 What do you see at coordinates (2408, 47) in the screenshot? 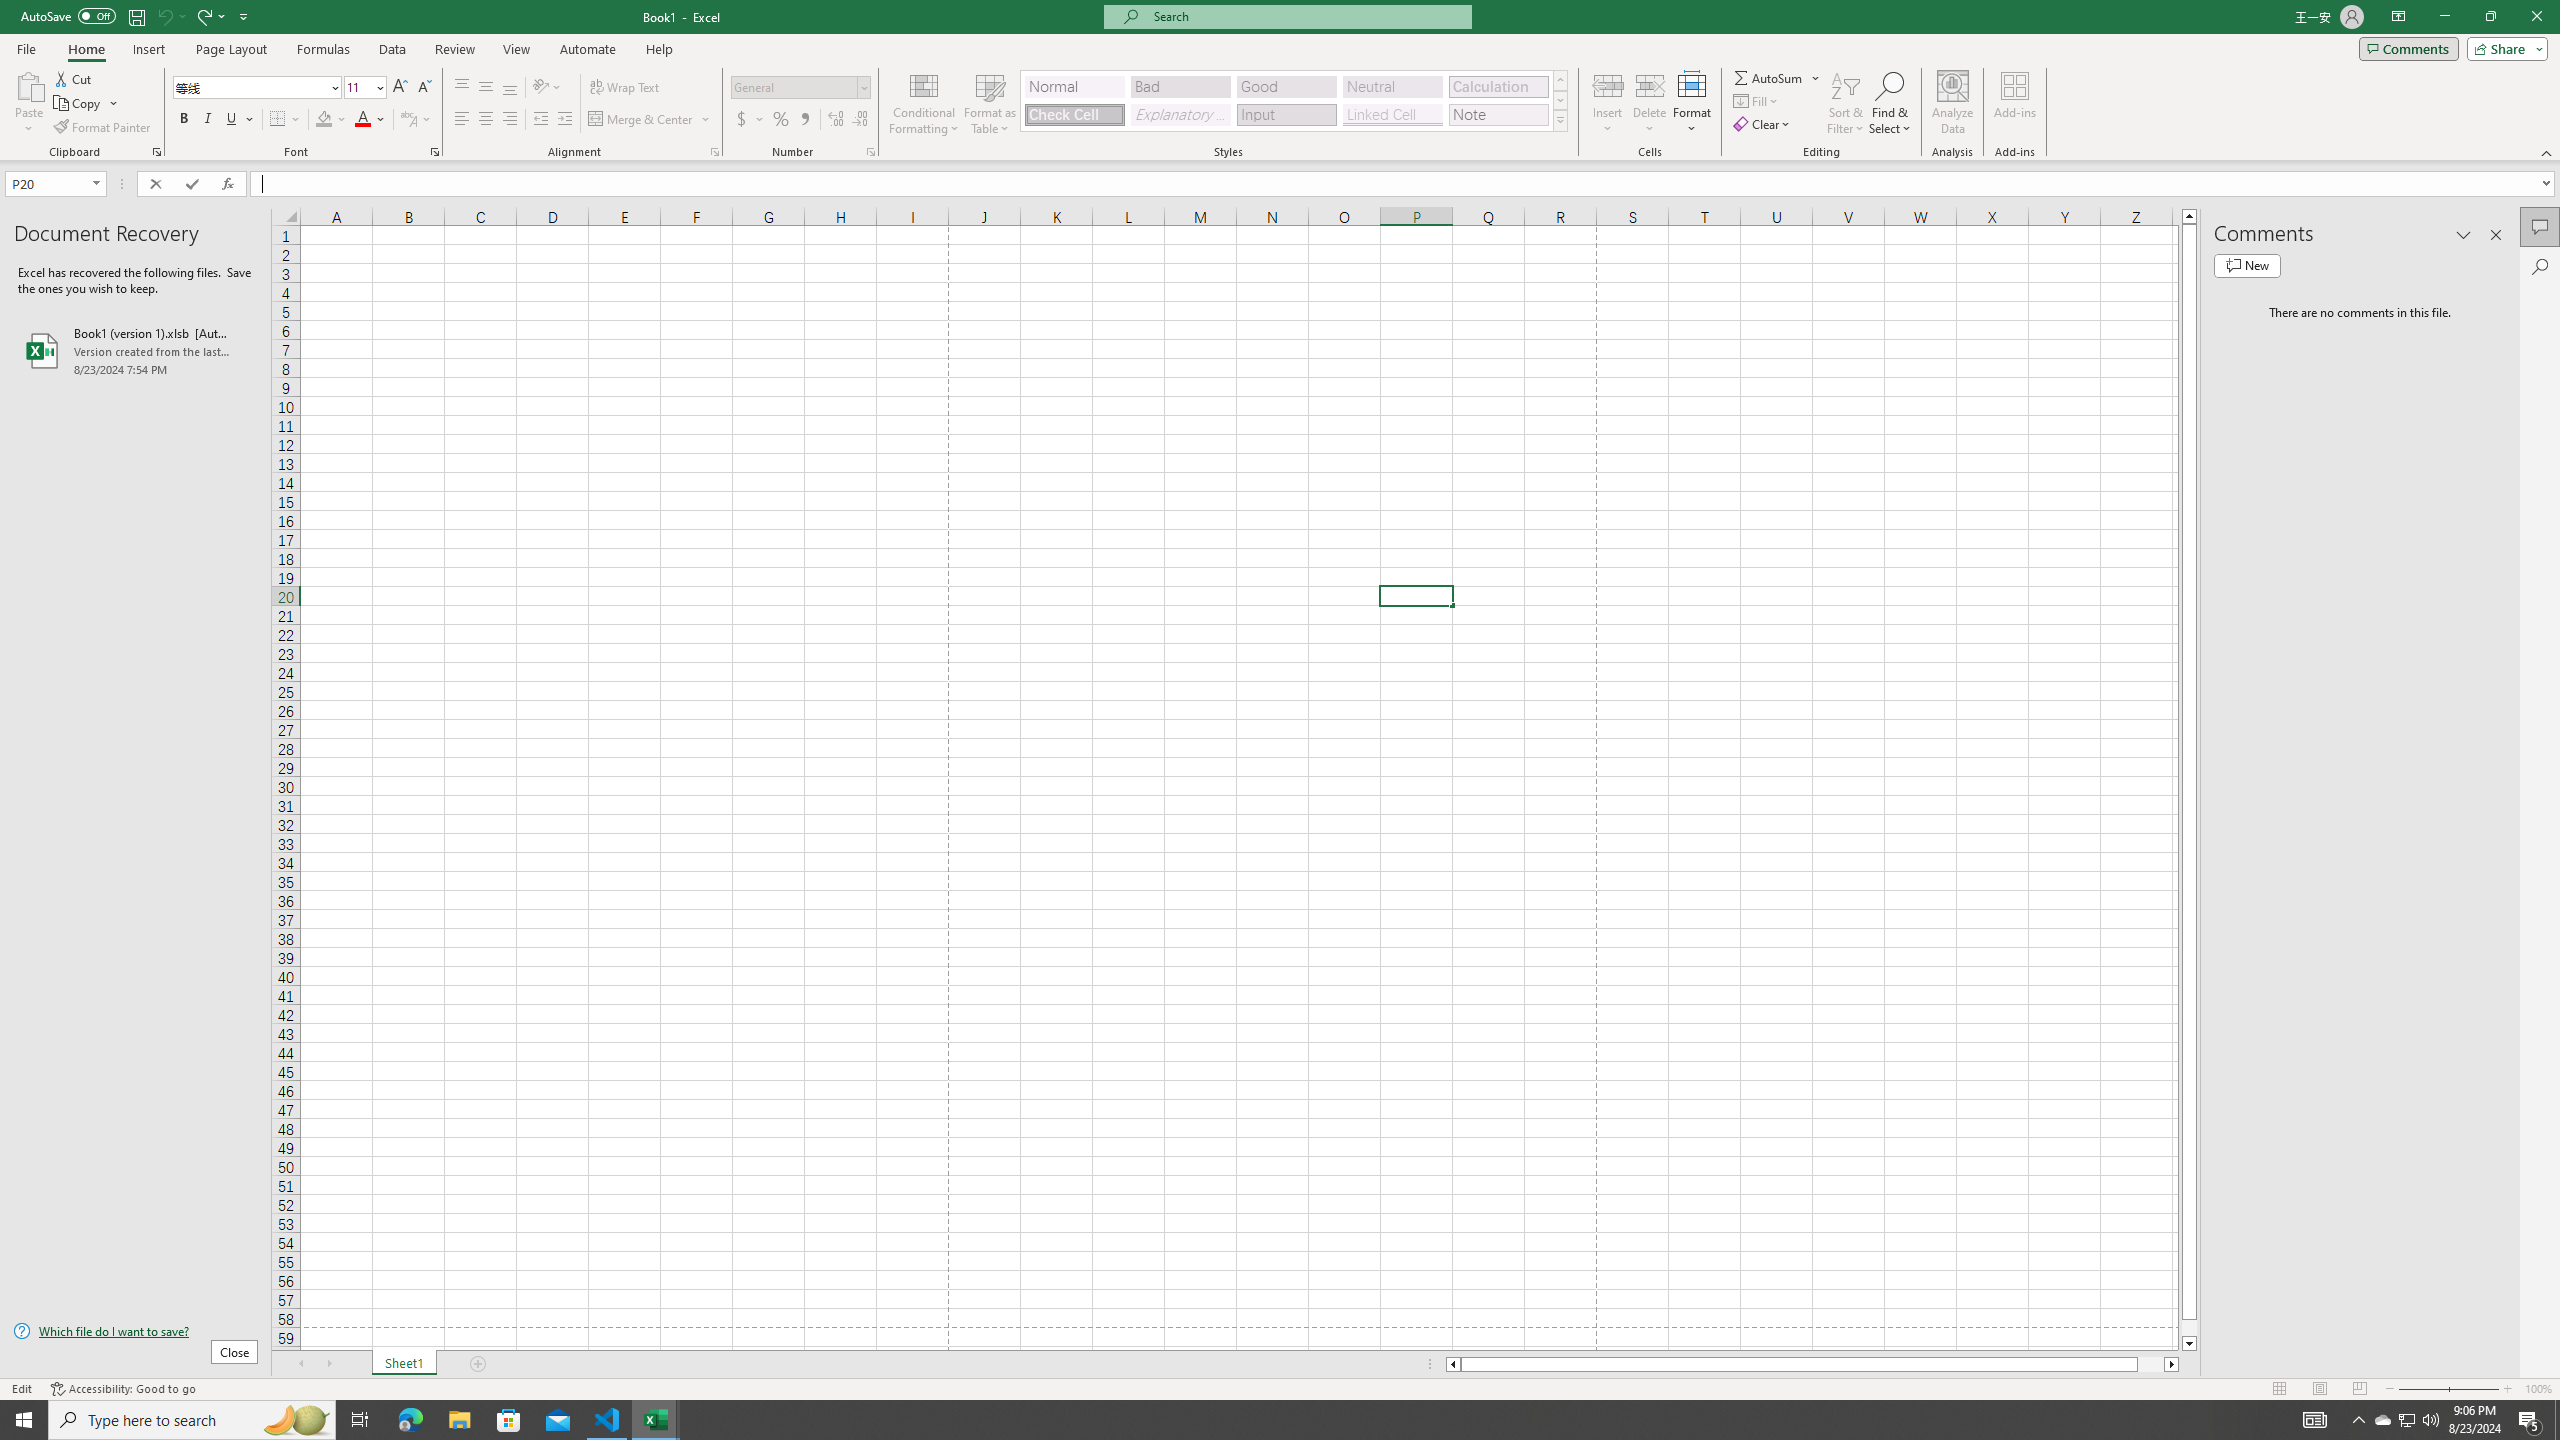
I see `'Comments'` at bounding box center [2408, 47].